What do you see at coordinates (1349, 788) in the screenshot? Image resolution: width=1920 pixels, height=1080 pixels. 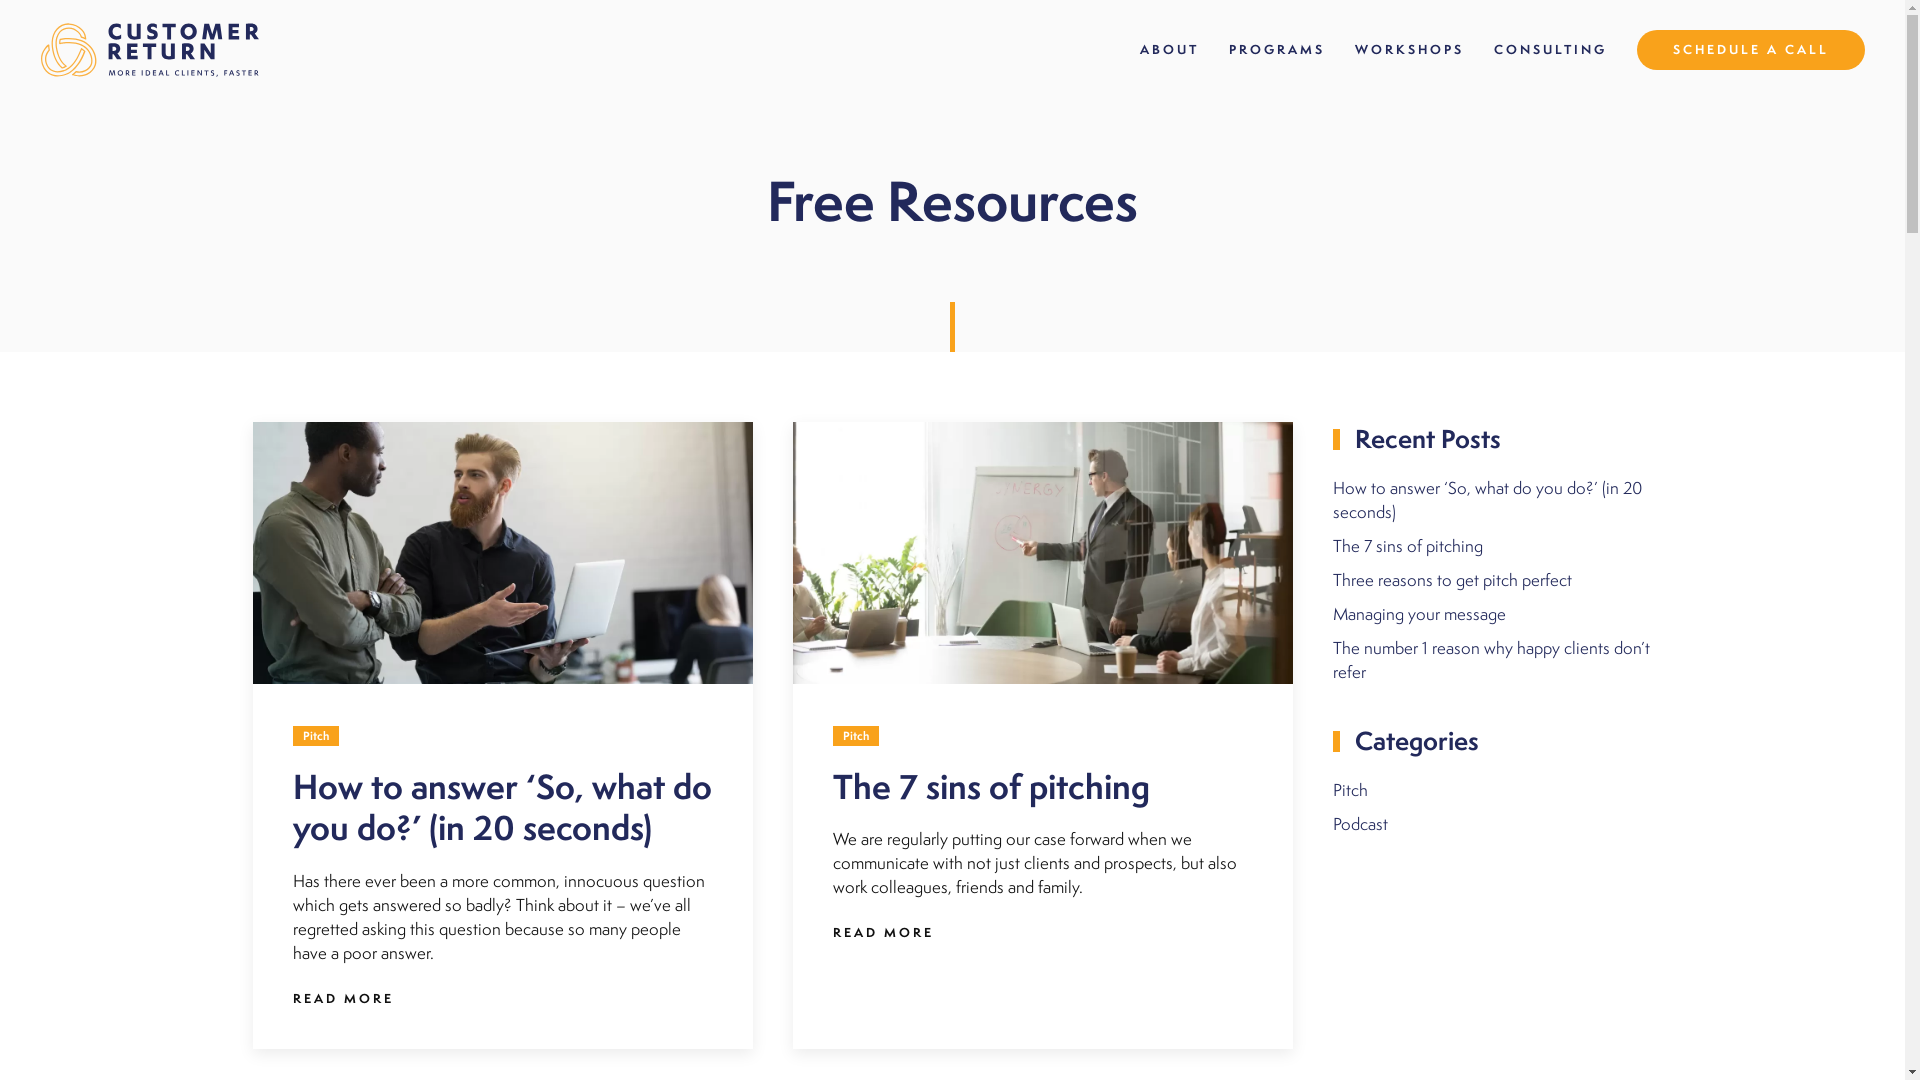 I see `'Pitch'` at bounding box center [1349, 788].